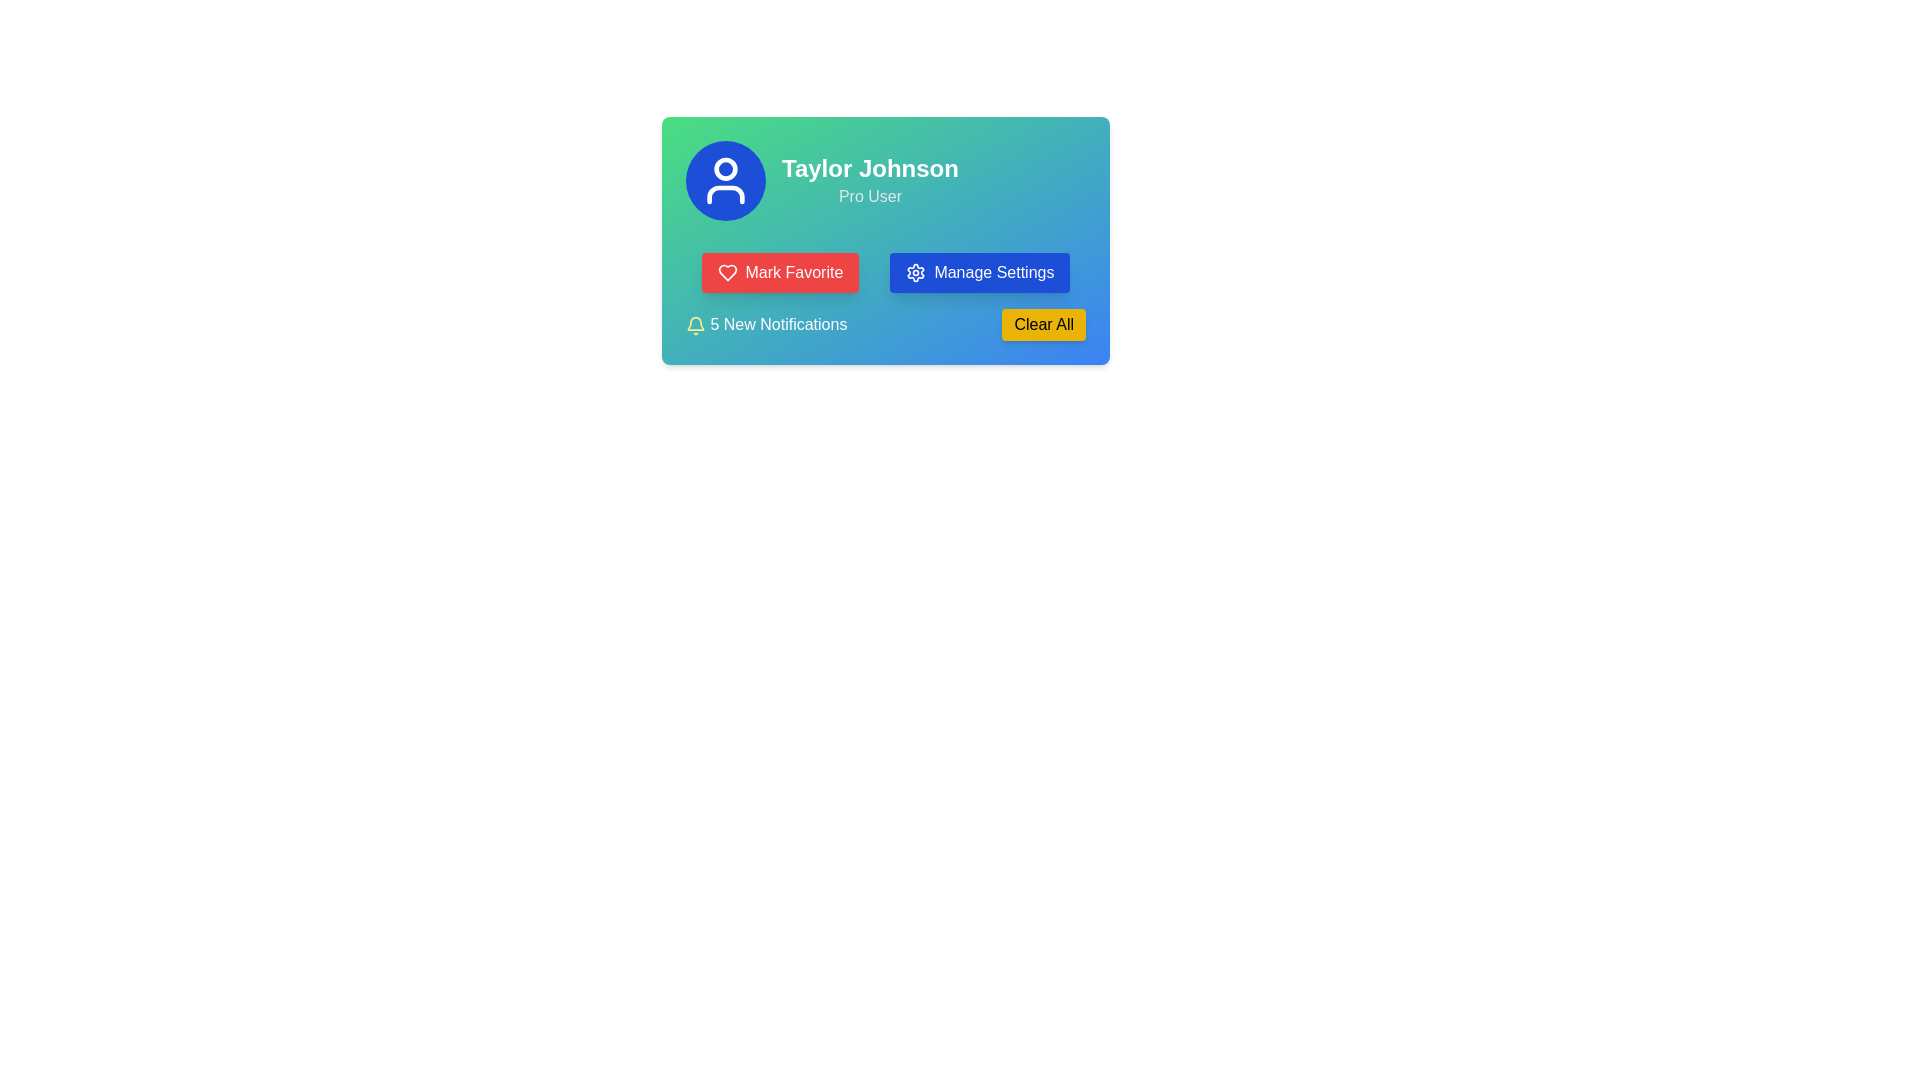 Image resolution: width=1920 pixels, height=1080 pixels. I want to click on the bell icon located, so click(696, 322).